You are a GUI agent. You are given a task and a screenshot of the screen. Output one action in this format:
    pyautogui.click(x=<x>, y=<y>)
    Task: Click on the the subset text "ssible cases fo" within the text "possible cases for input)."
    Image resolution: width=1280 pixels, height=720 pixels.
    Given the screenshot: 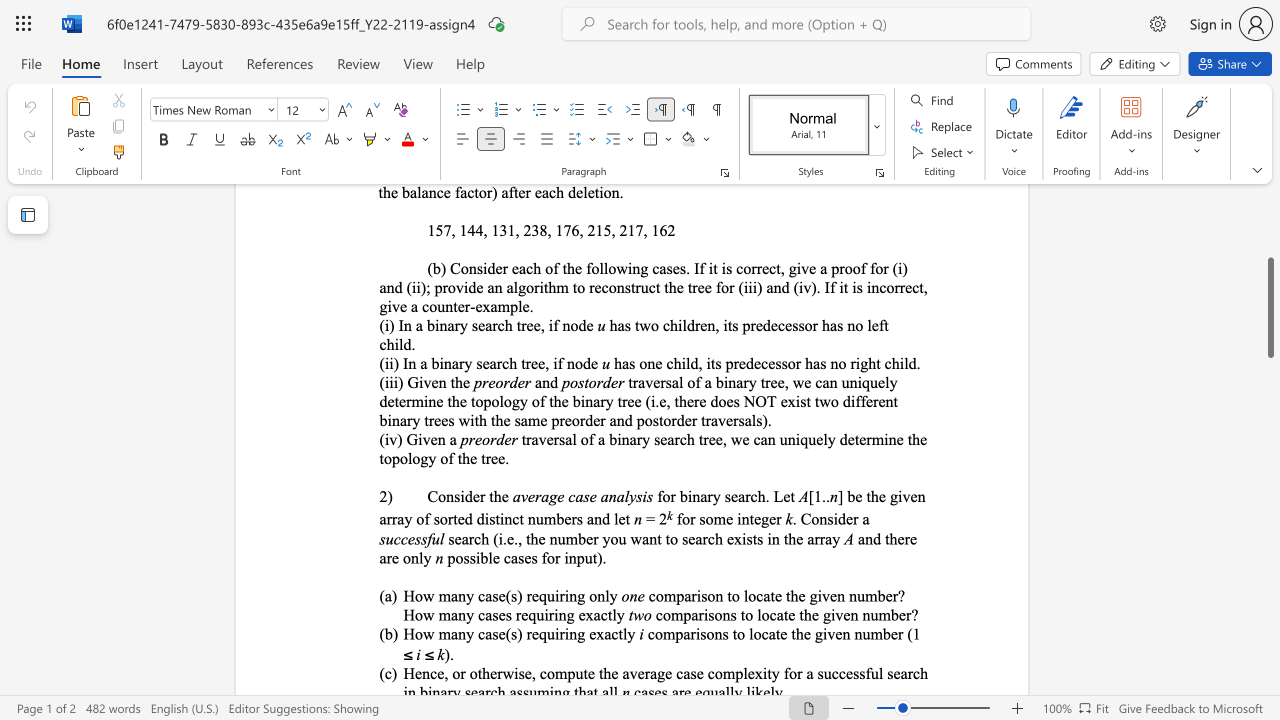 What is the action you would take?
    pyautogui.click(x=462, y=558)
    